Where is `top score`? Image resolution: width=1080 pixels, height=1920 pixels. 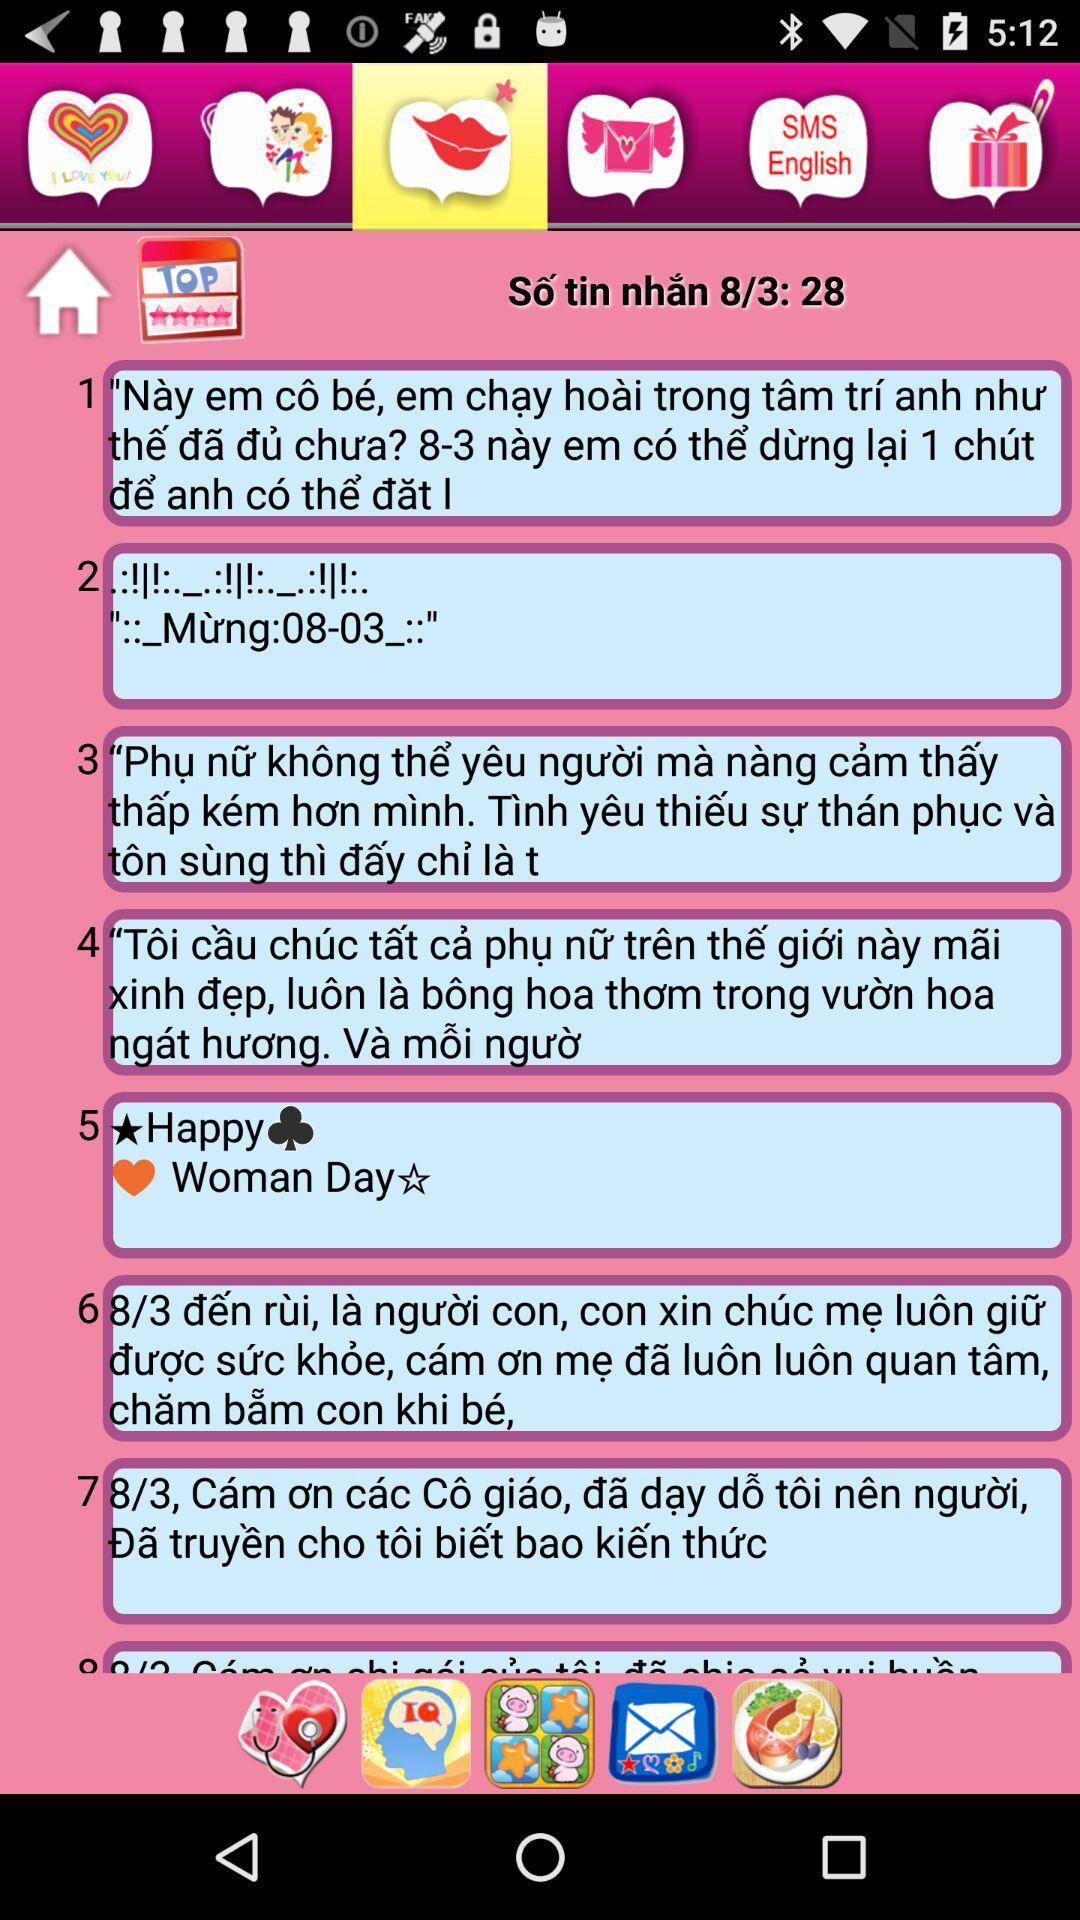 top score is located at coordinates (192, 290).